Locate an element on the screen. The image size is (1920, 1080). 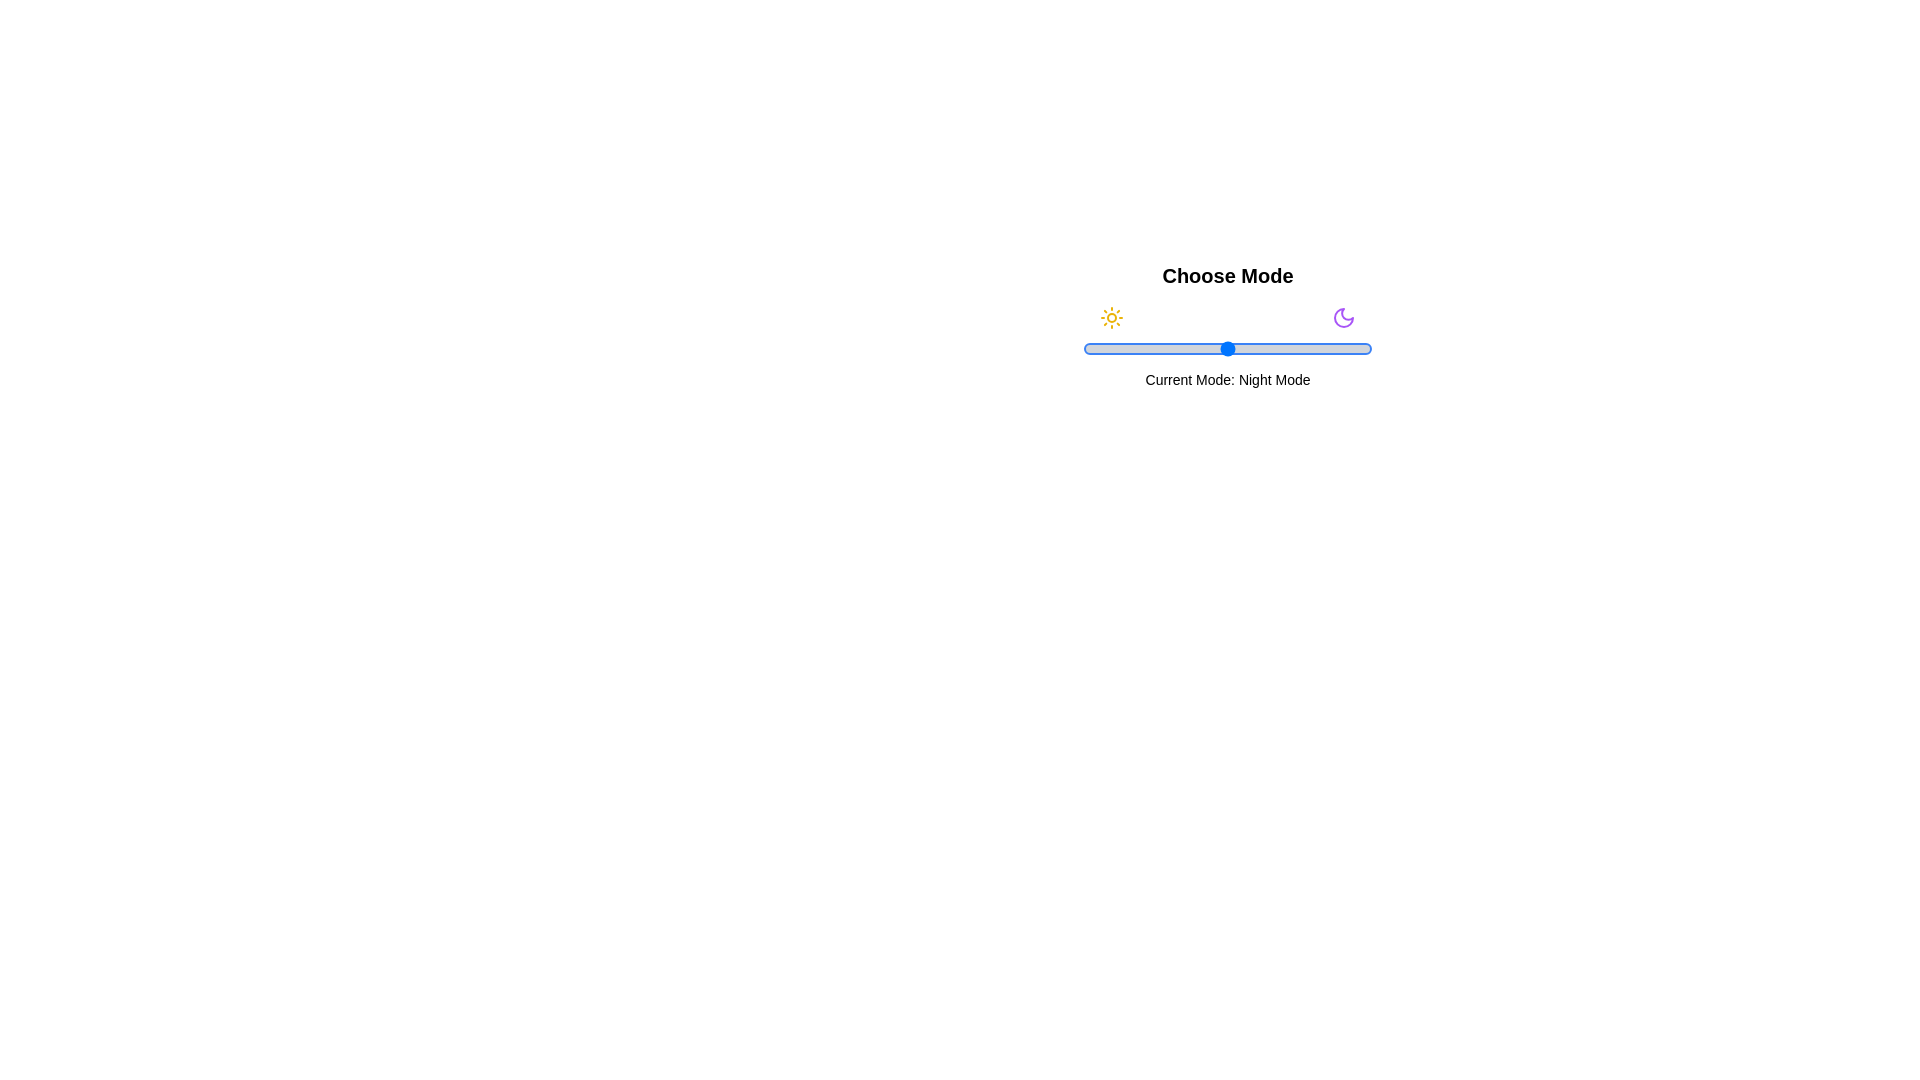
the slider to 32% to set the mode is located at coordinates (1176, 347).